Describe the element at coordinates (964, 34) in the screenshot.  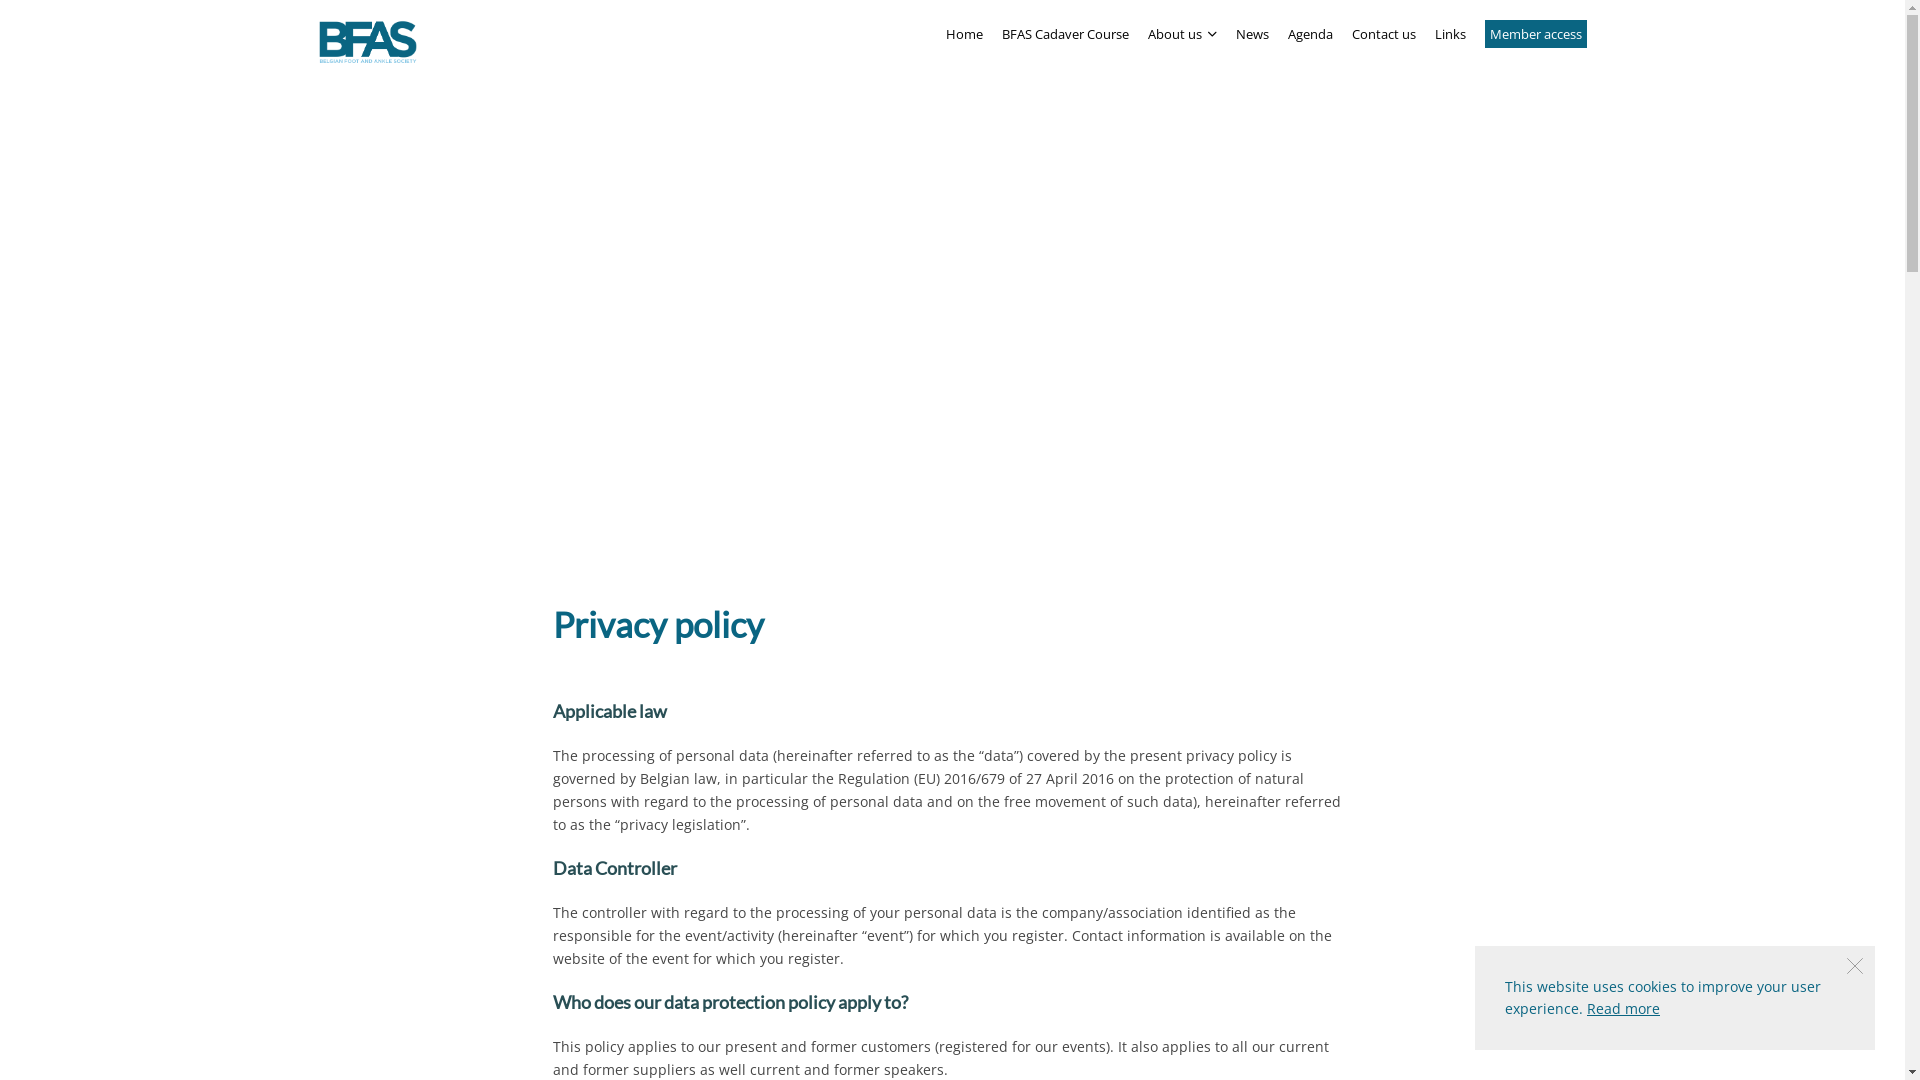
I see `'Home'` at that location.